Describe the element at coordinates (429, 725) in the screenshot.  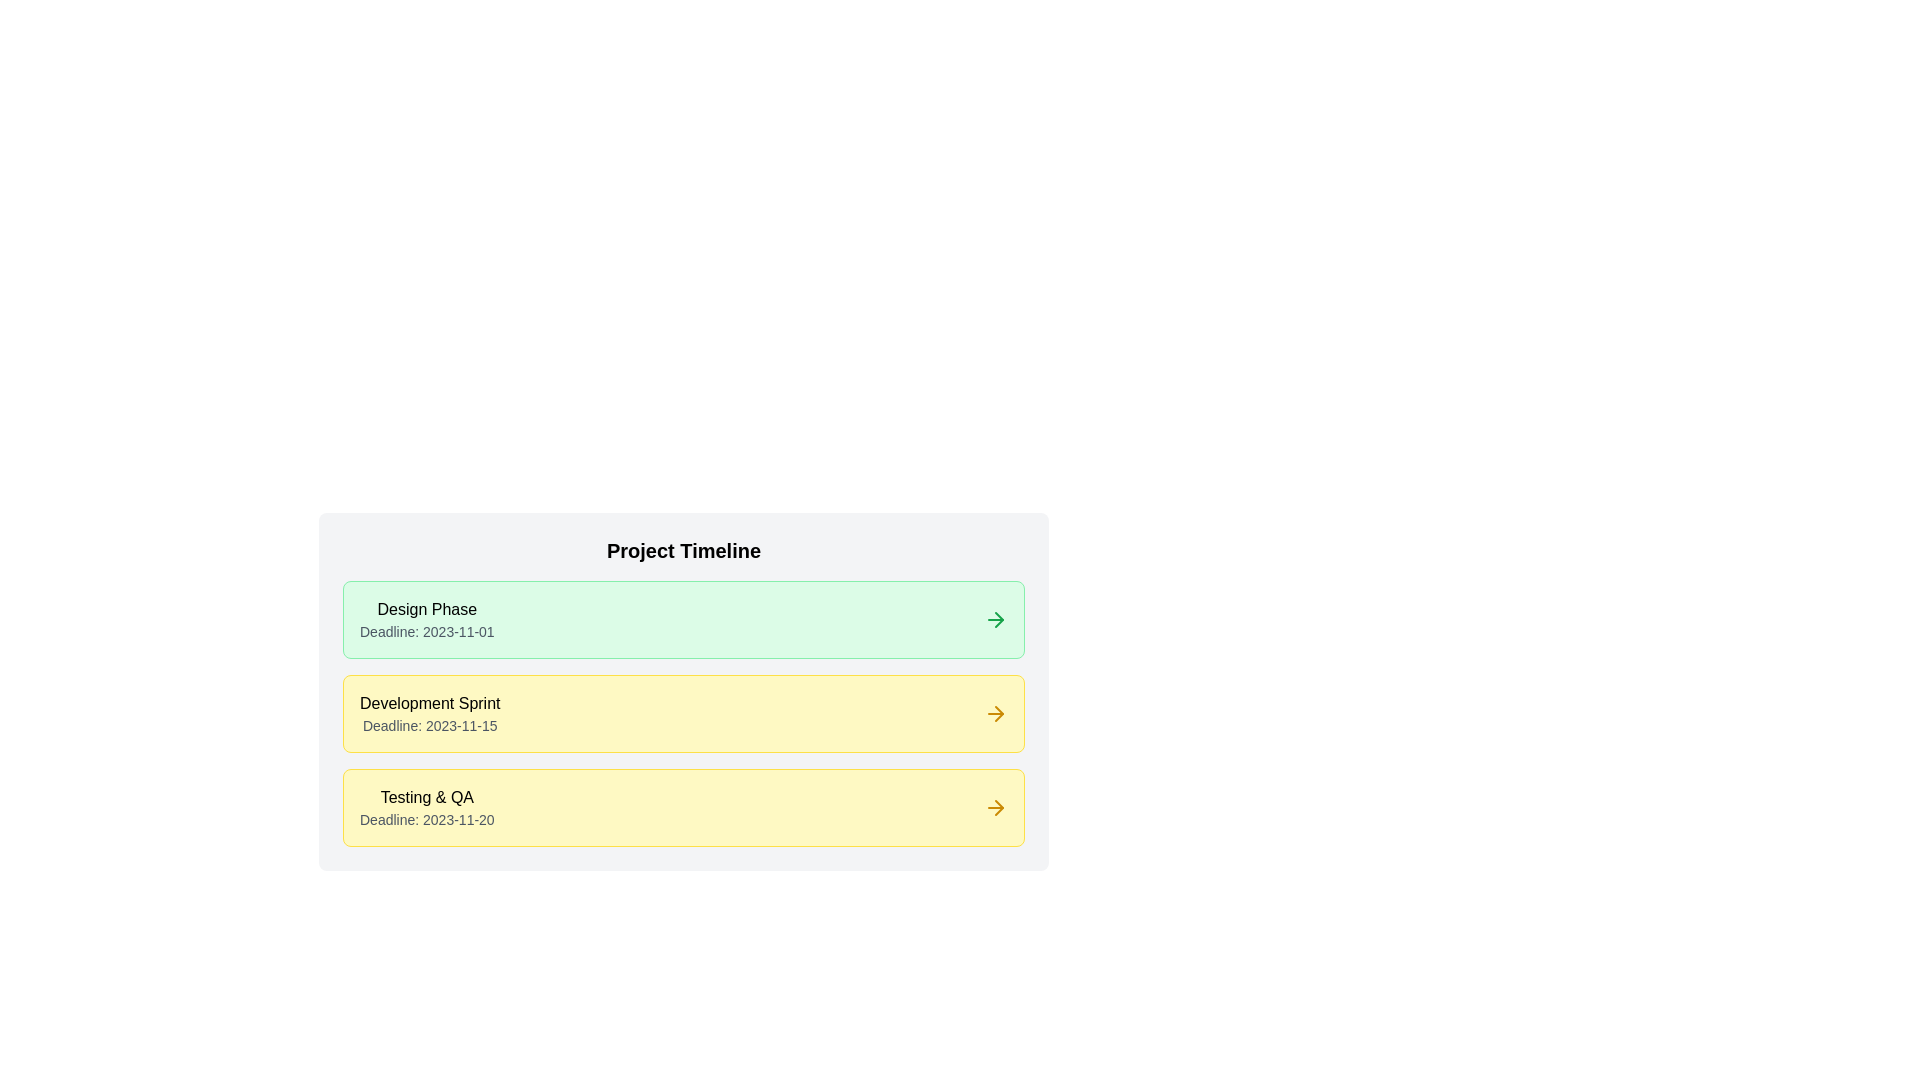
I see `informational text label that communicates the deadline of the associated task or project phase located in the second block of the timeline titled 'Development Sprint', situated beneath the title text in the yellow area` at that location.